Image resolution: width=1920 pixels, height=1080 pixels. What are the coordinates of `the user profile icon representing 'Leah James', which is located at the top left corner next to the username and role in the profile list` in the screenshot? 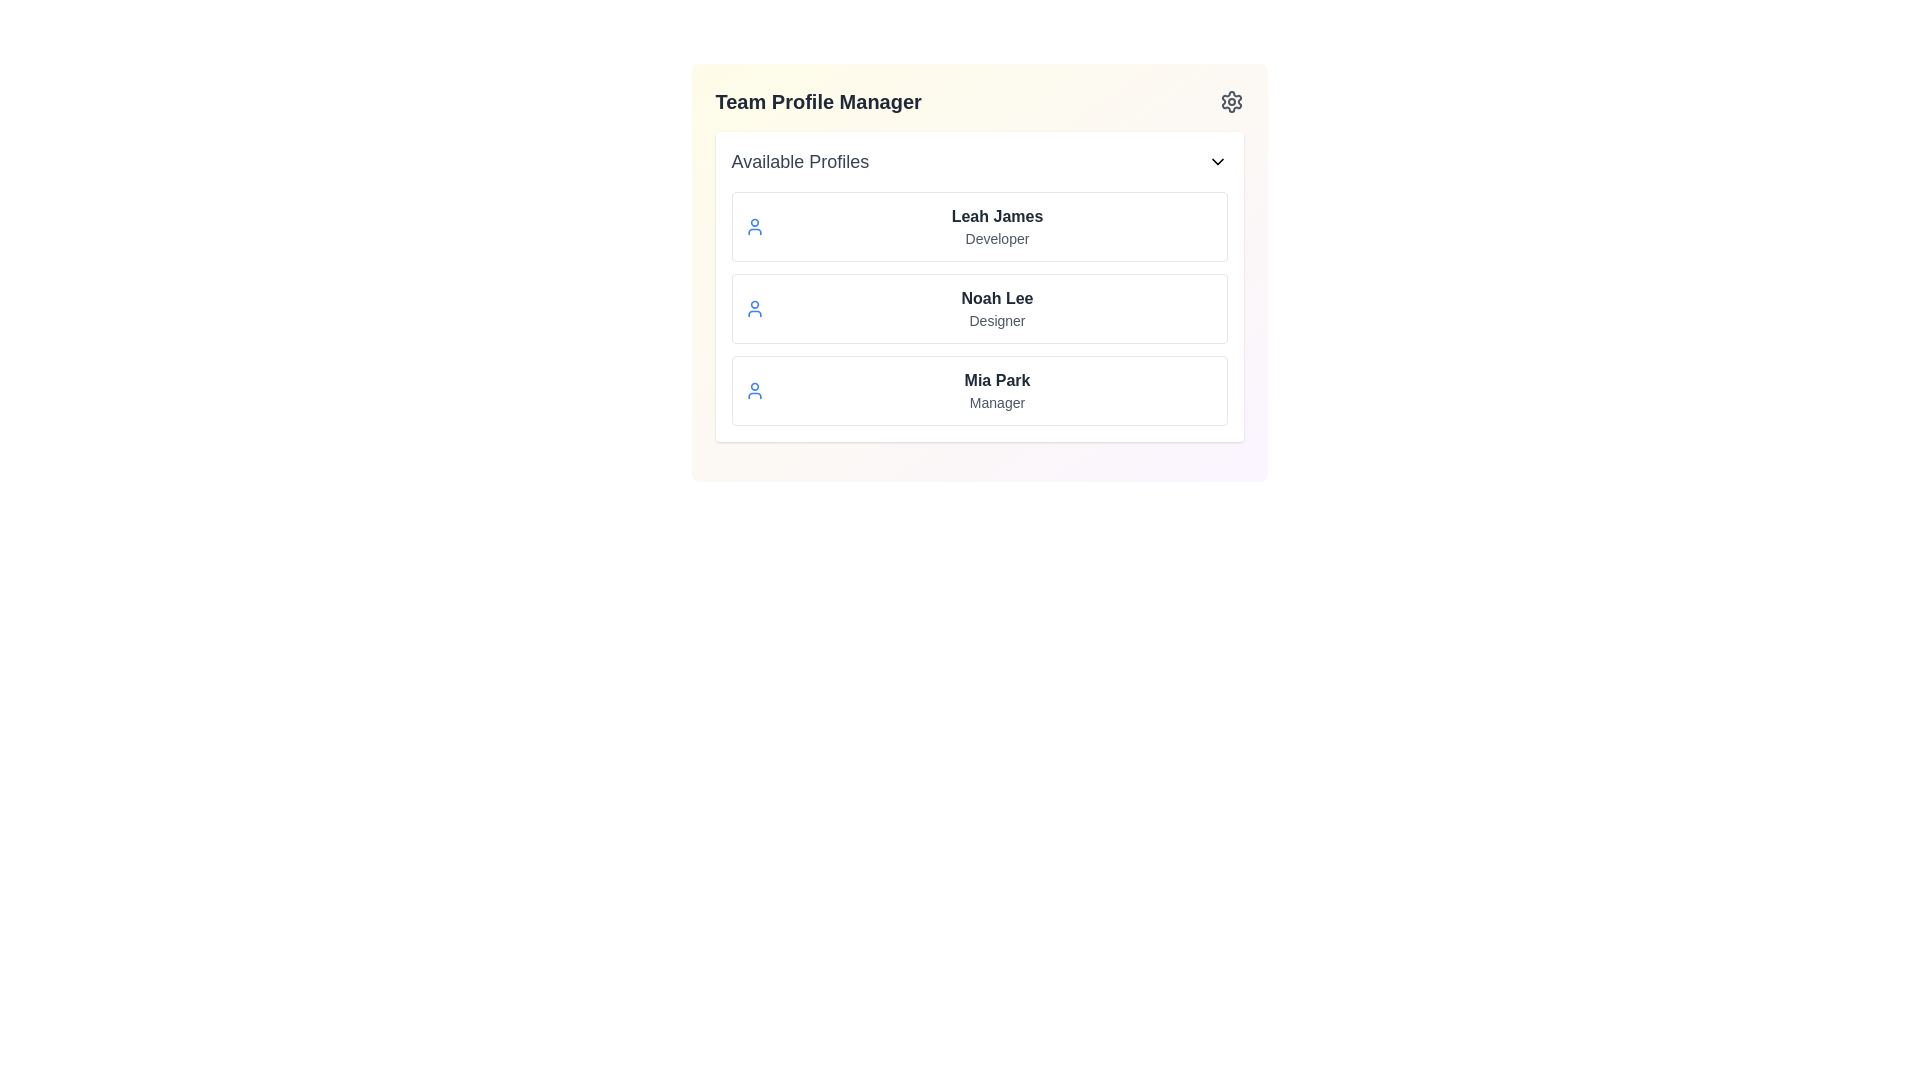 It's located at (753, 226).